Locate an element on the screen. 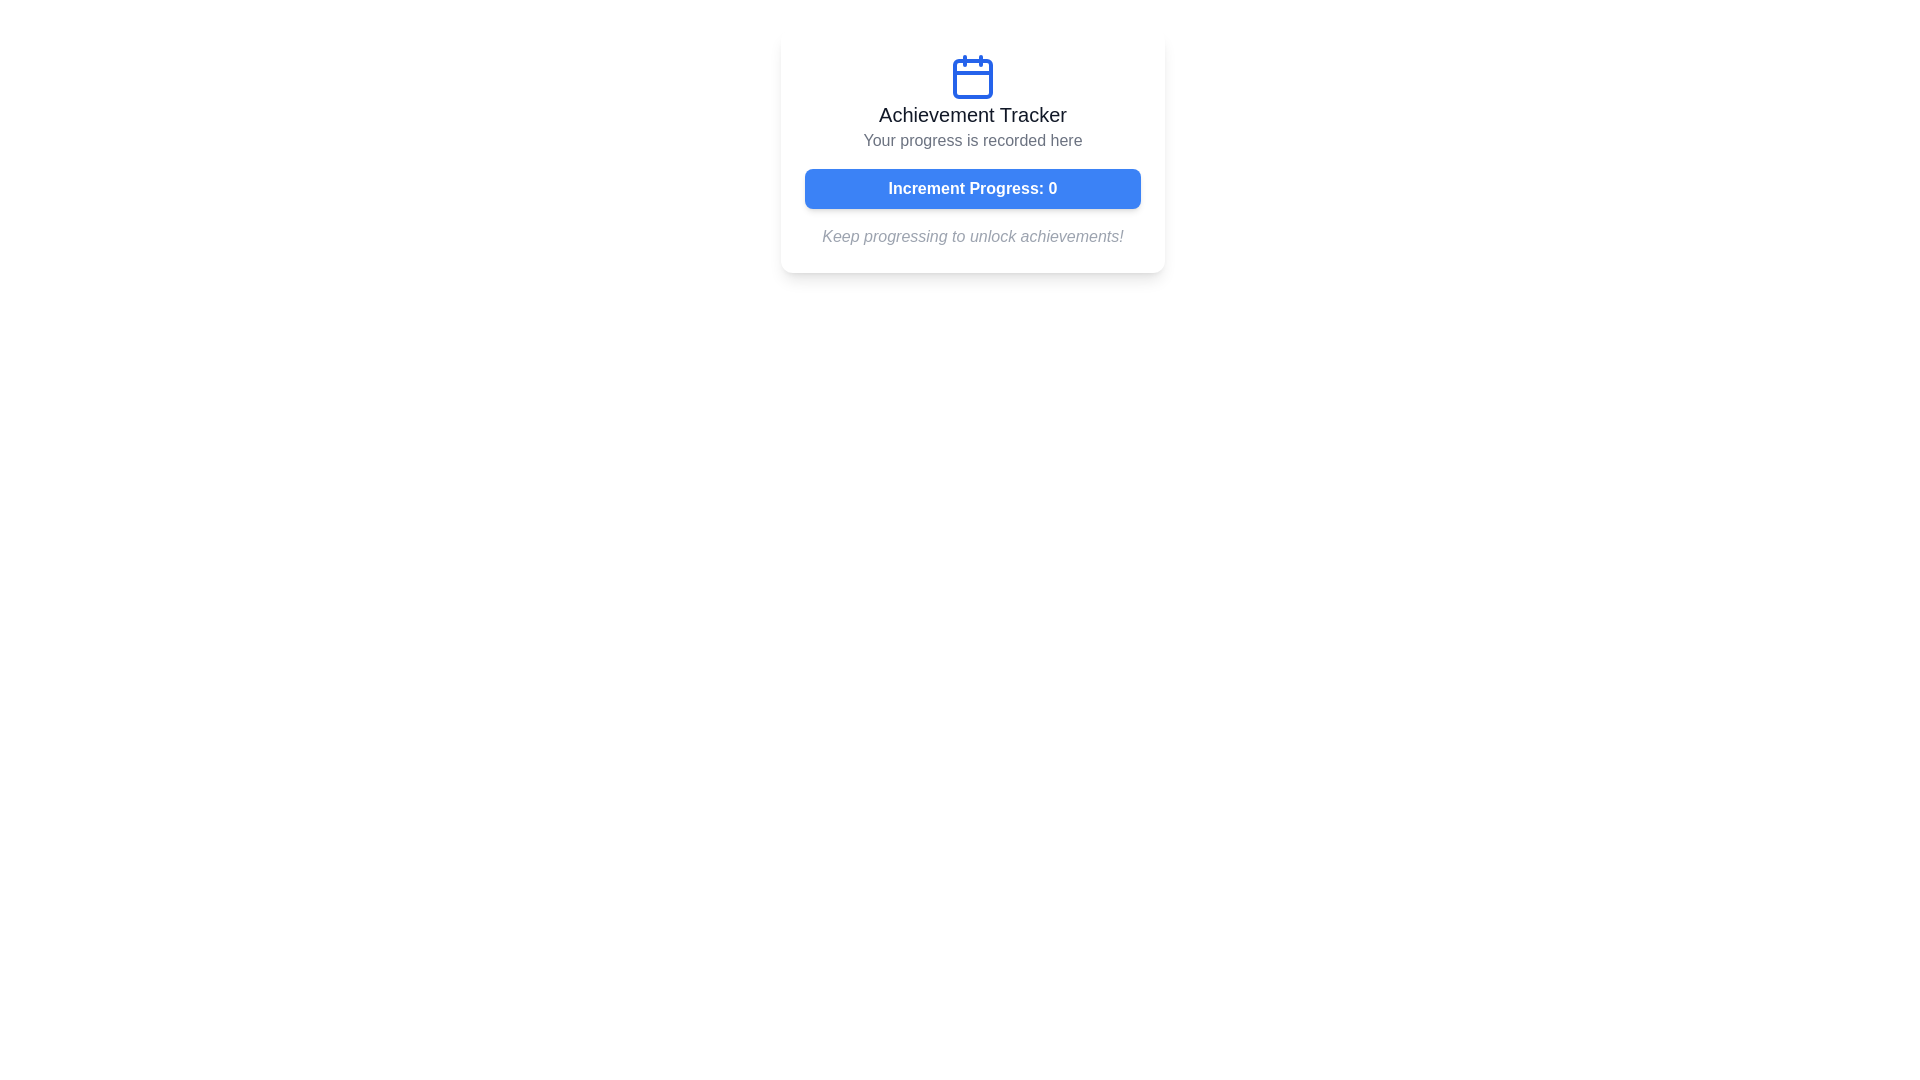 The image size is (1920, 1080). the increment button located below 'Achievement Tracker' and above 'Keep progressing to unlock achievements!' to observe the hover effects is located at coordinates (973, 189).